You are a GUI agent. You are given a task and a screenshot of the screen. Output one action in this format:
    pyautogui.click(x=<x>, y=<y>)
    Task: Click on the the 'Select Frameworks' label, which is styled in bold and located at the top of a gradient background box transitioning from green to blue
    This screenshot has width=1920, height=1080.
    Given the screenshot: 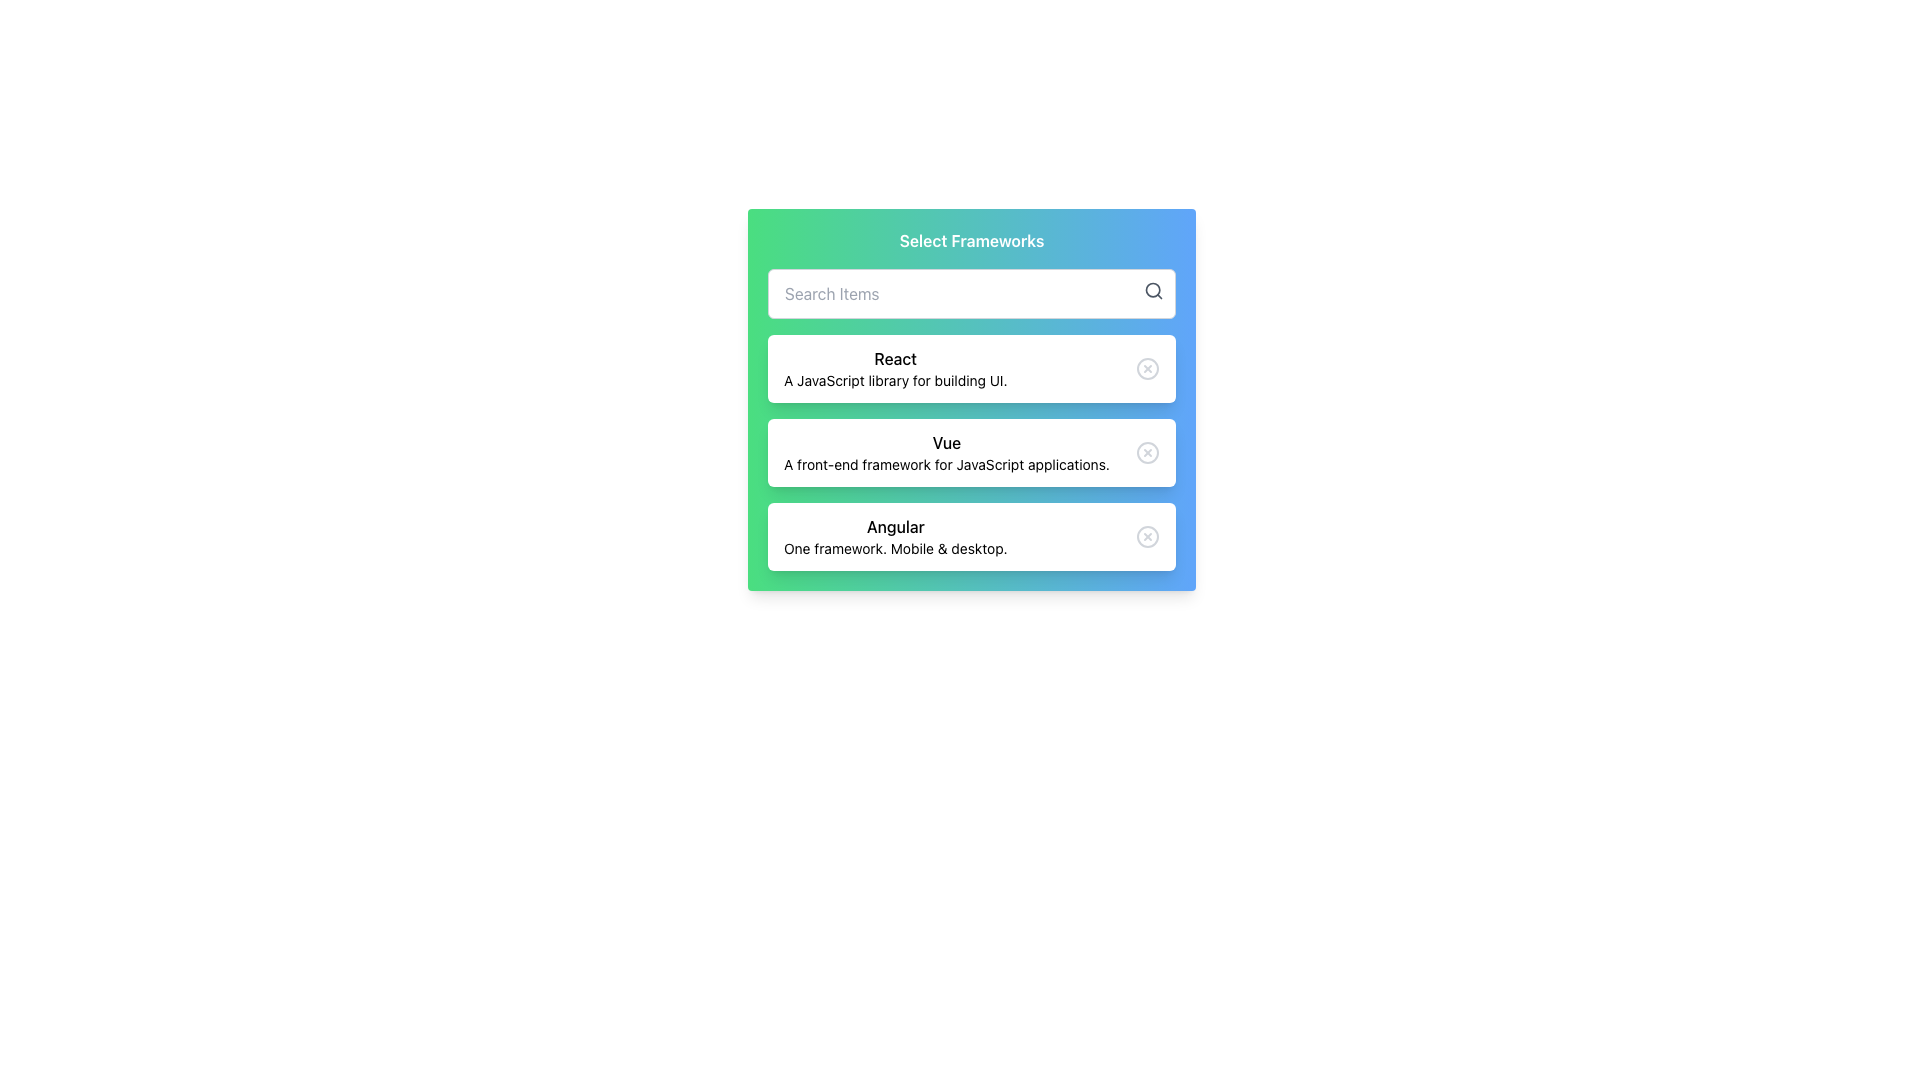 What is the action you would take?
    pyautogui.click(x=971, y=239)
    